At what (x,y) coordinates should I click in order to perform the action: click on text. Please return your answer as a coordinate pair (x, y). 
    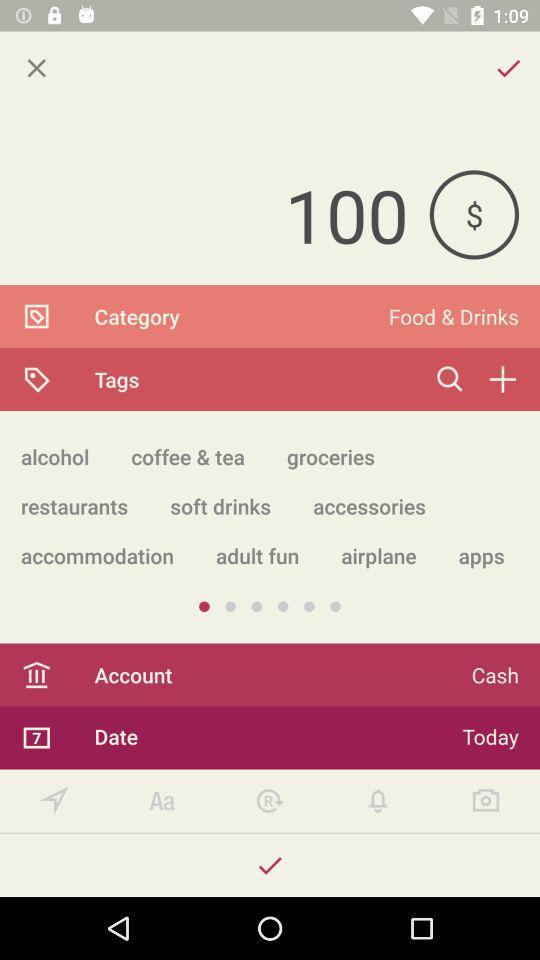
    Looking at the image, I should click on (161, 801).